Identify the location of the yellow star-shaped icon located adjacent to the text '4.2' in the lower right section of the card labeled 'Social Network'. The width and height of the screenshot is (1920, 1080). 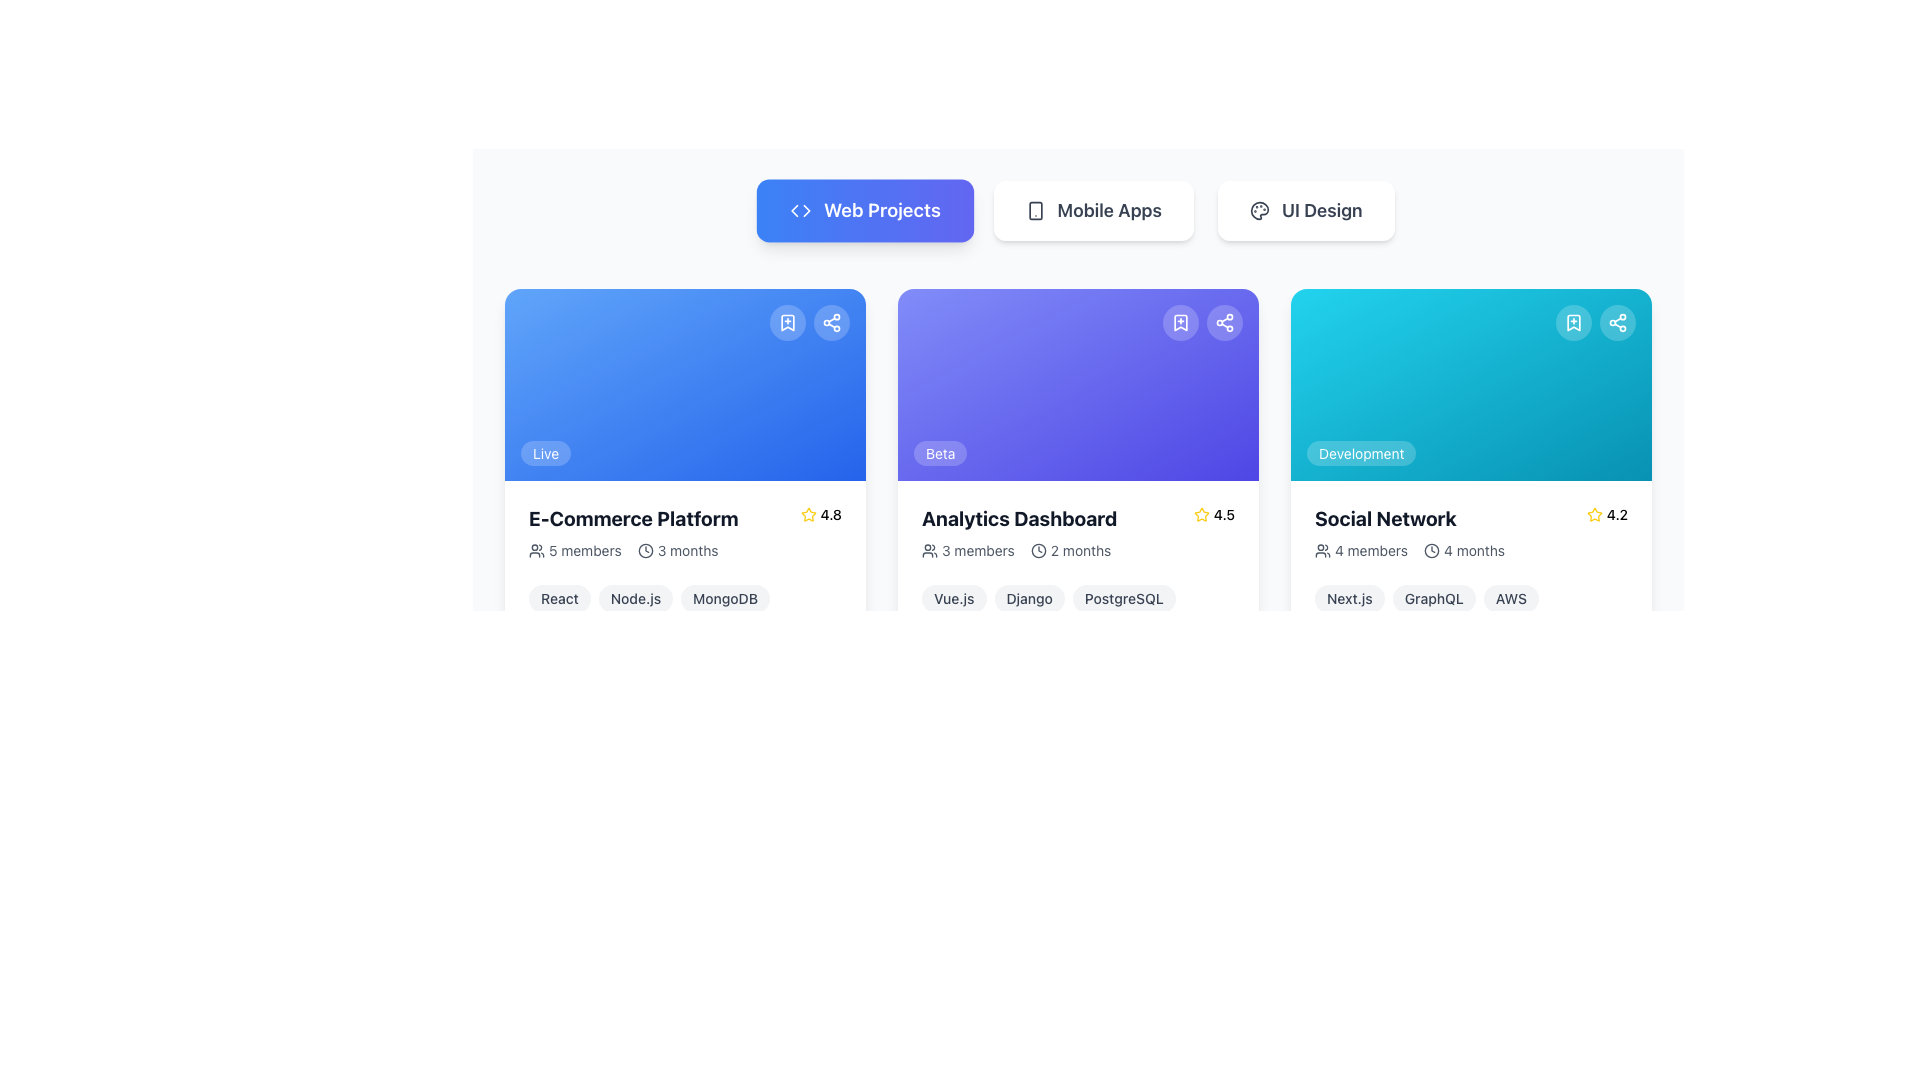
(1593, 514).